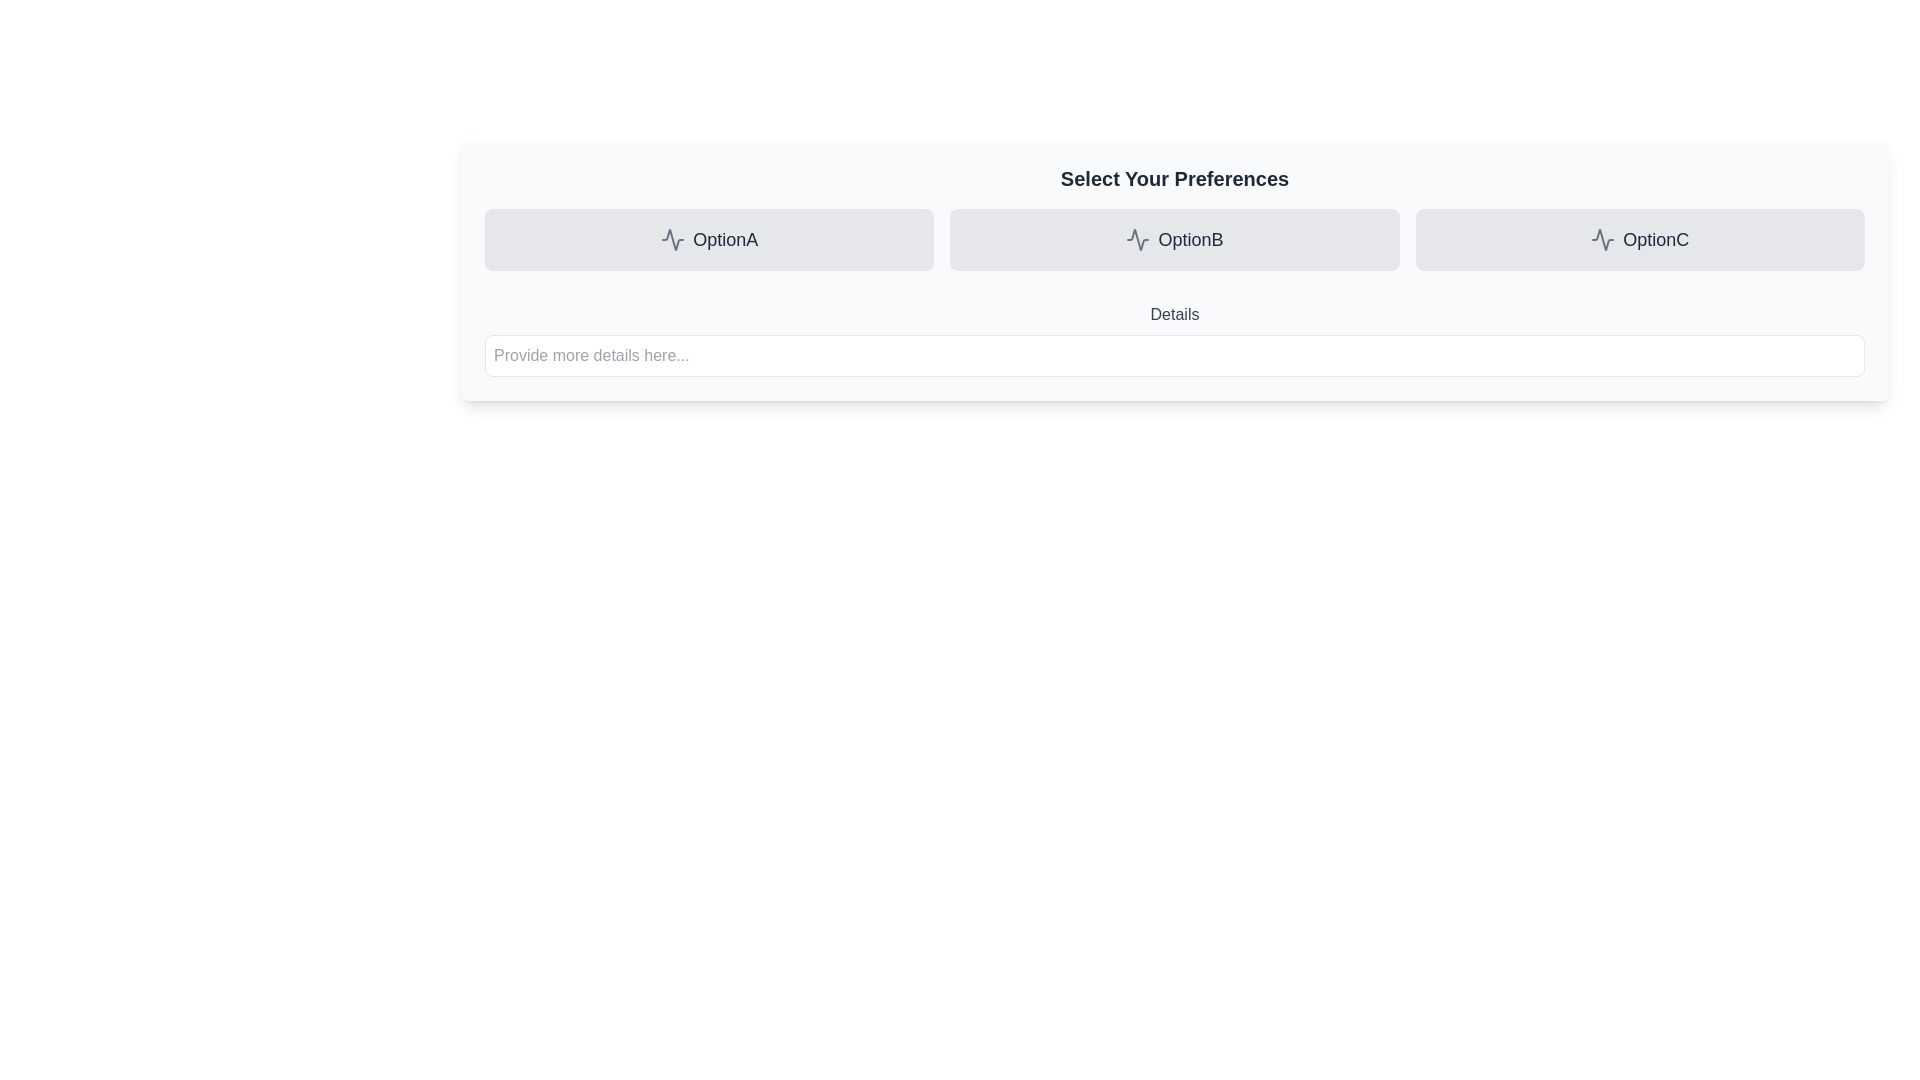 The width and height of the screenshot is (1920, 1080). Describe the element at coordinates (1175, 238) in the screenshot. I see `the button labeled 'OptionB' which is a light gray rectangular box with rounded corners and contains a waveform icon and bold text` at that location.